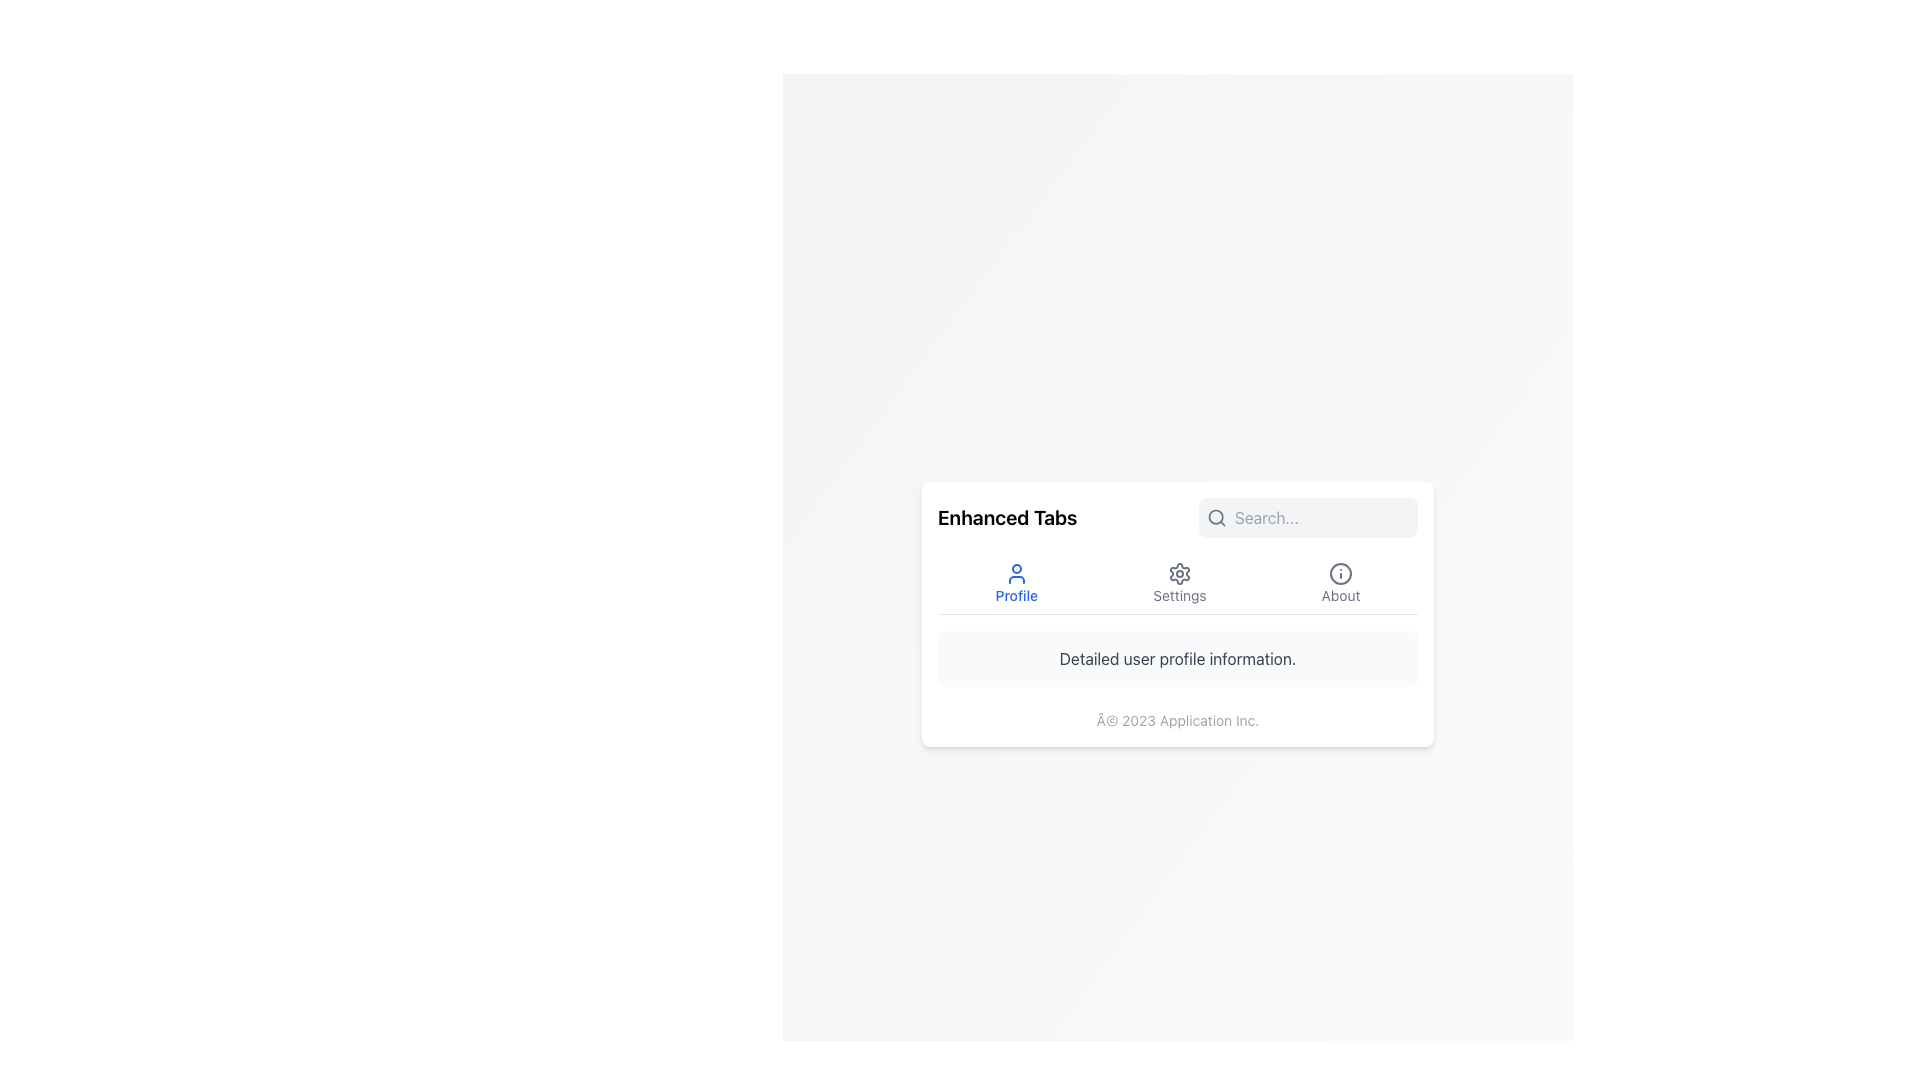 This screenshot has height=1080, width=1920. I want to click on the text block with a light gray background containing the text 'Detailed user profile information.' located in the central panel of the interface, directly above the footer text, so click(1177, 658).